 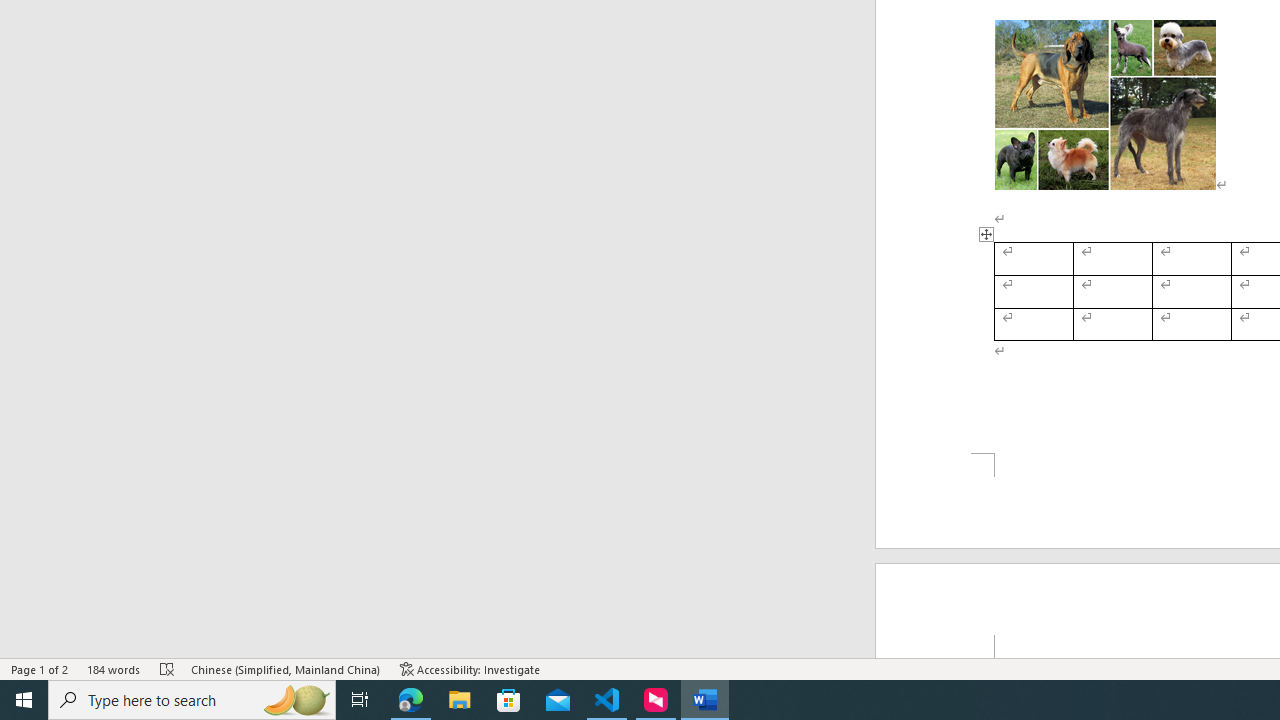 What do you see at coordinates (285, 669) in the screenshot?
I see `'Language Chinese (Simplified, Mainland China)'` at bounding box center [285, 669].